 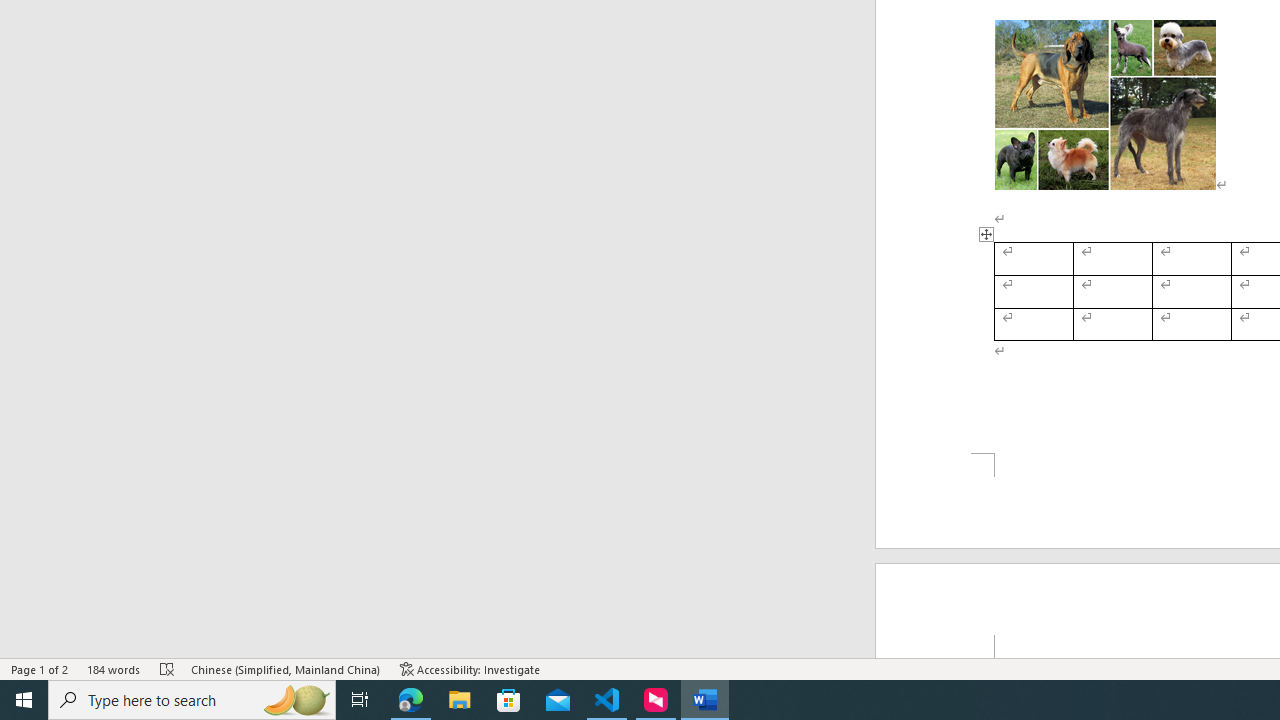 What do you see at coordinates (285, 669) in the screenshot?
I see `'Language Chinese (Simplified, Mainland China)'` at bounding box center [285, 669].